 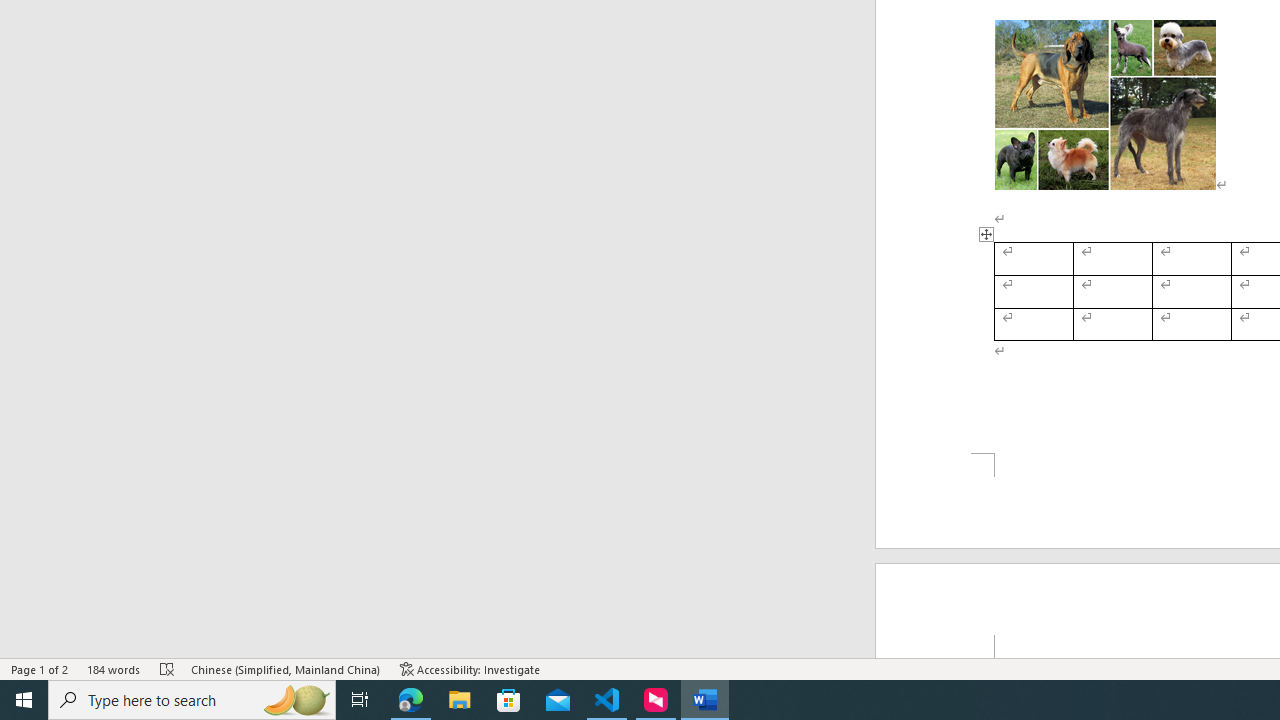 What do you see at coordinates (285, 669) in the screenshot?
I see `'Language Chinese (Simplified, Mainland China)'` at bounding box center [285, 669].